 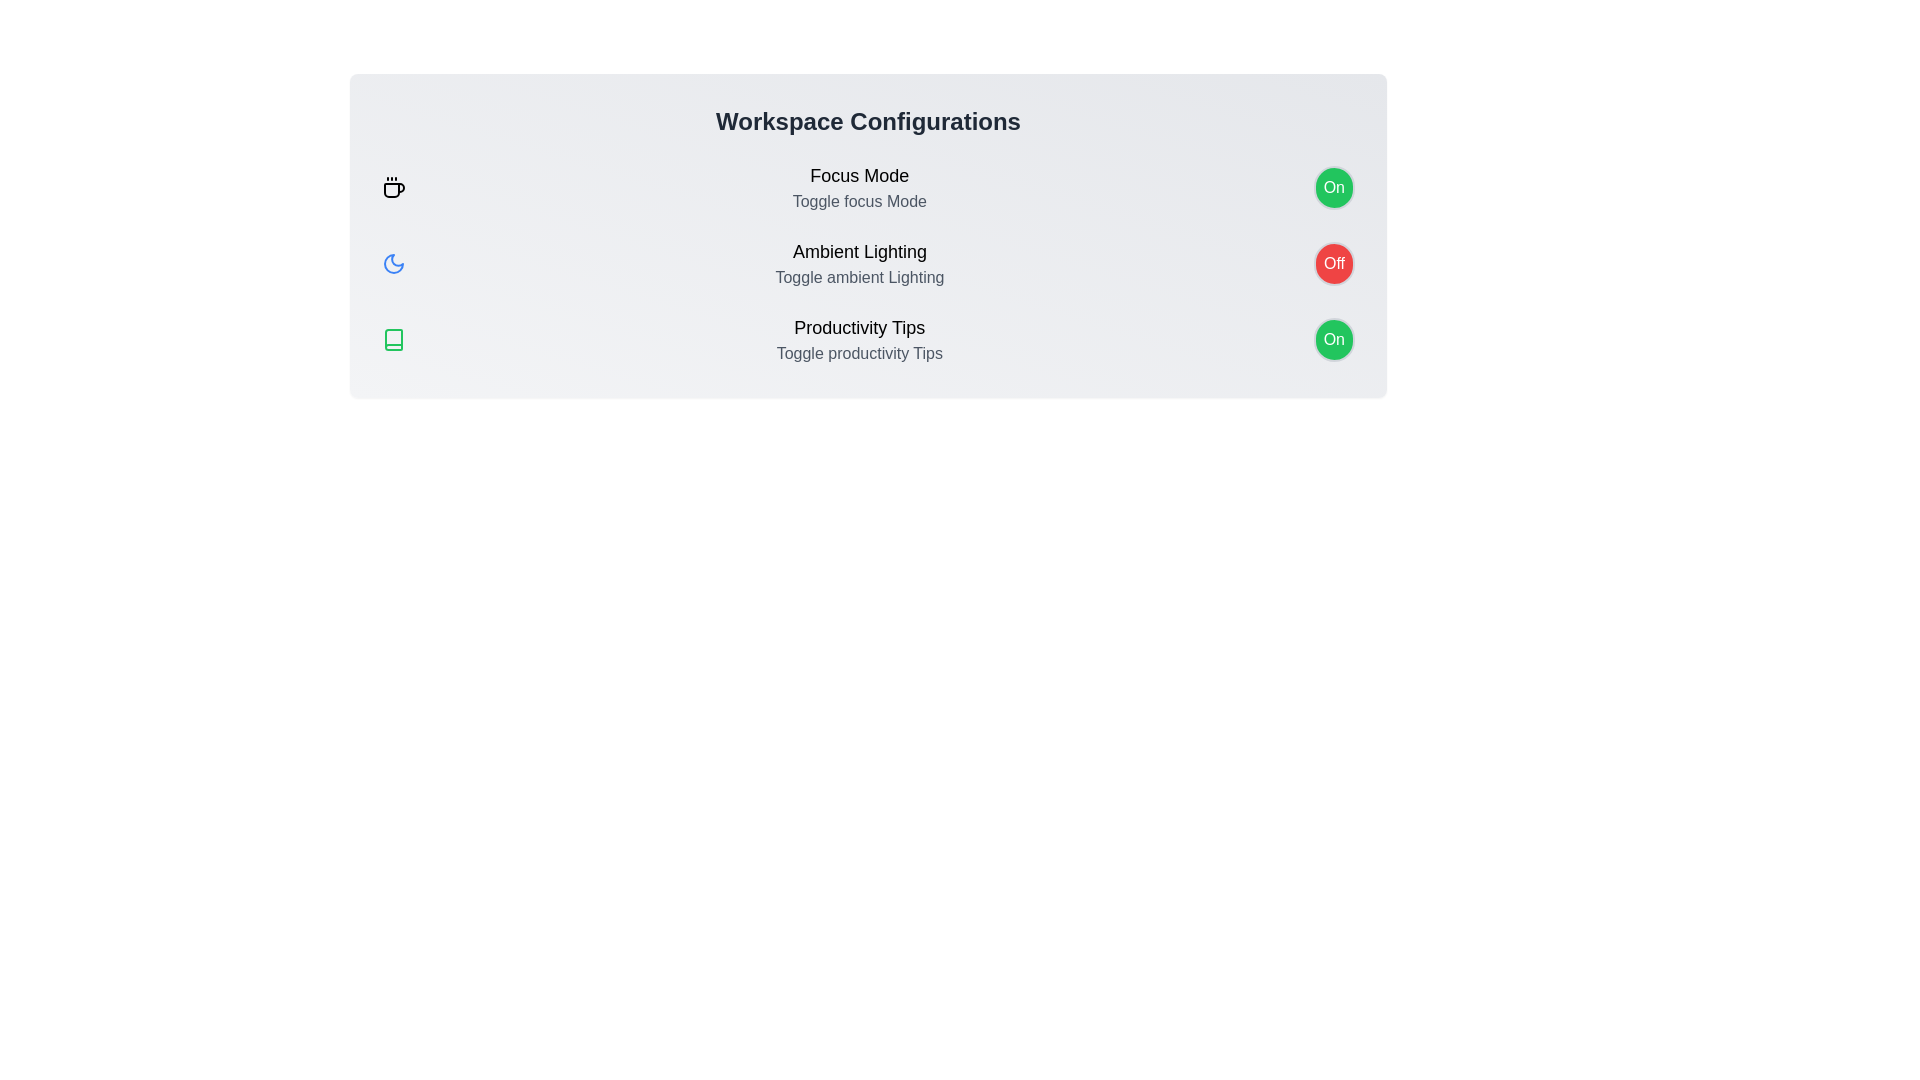 I want to click on the icon representing focus_mode to toggle its state, so click(x=393, y=188).